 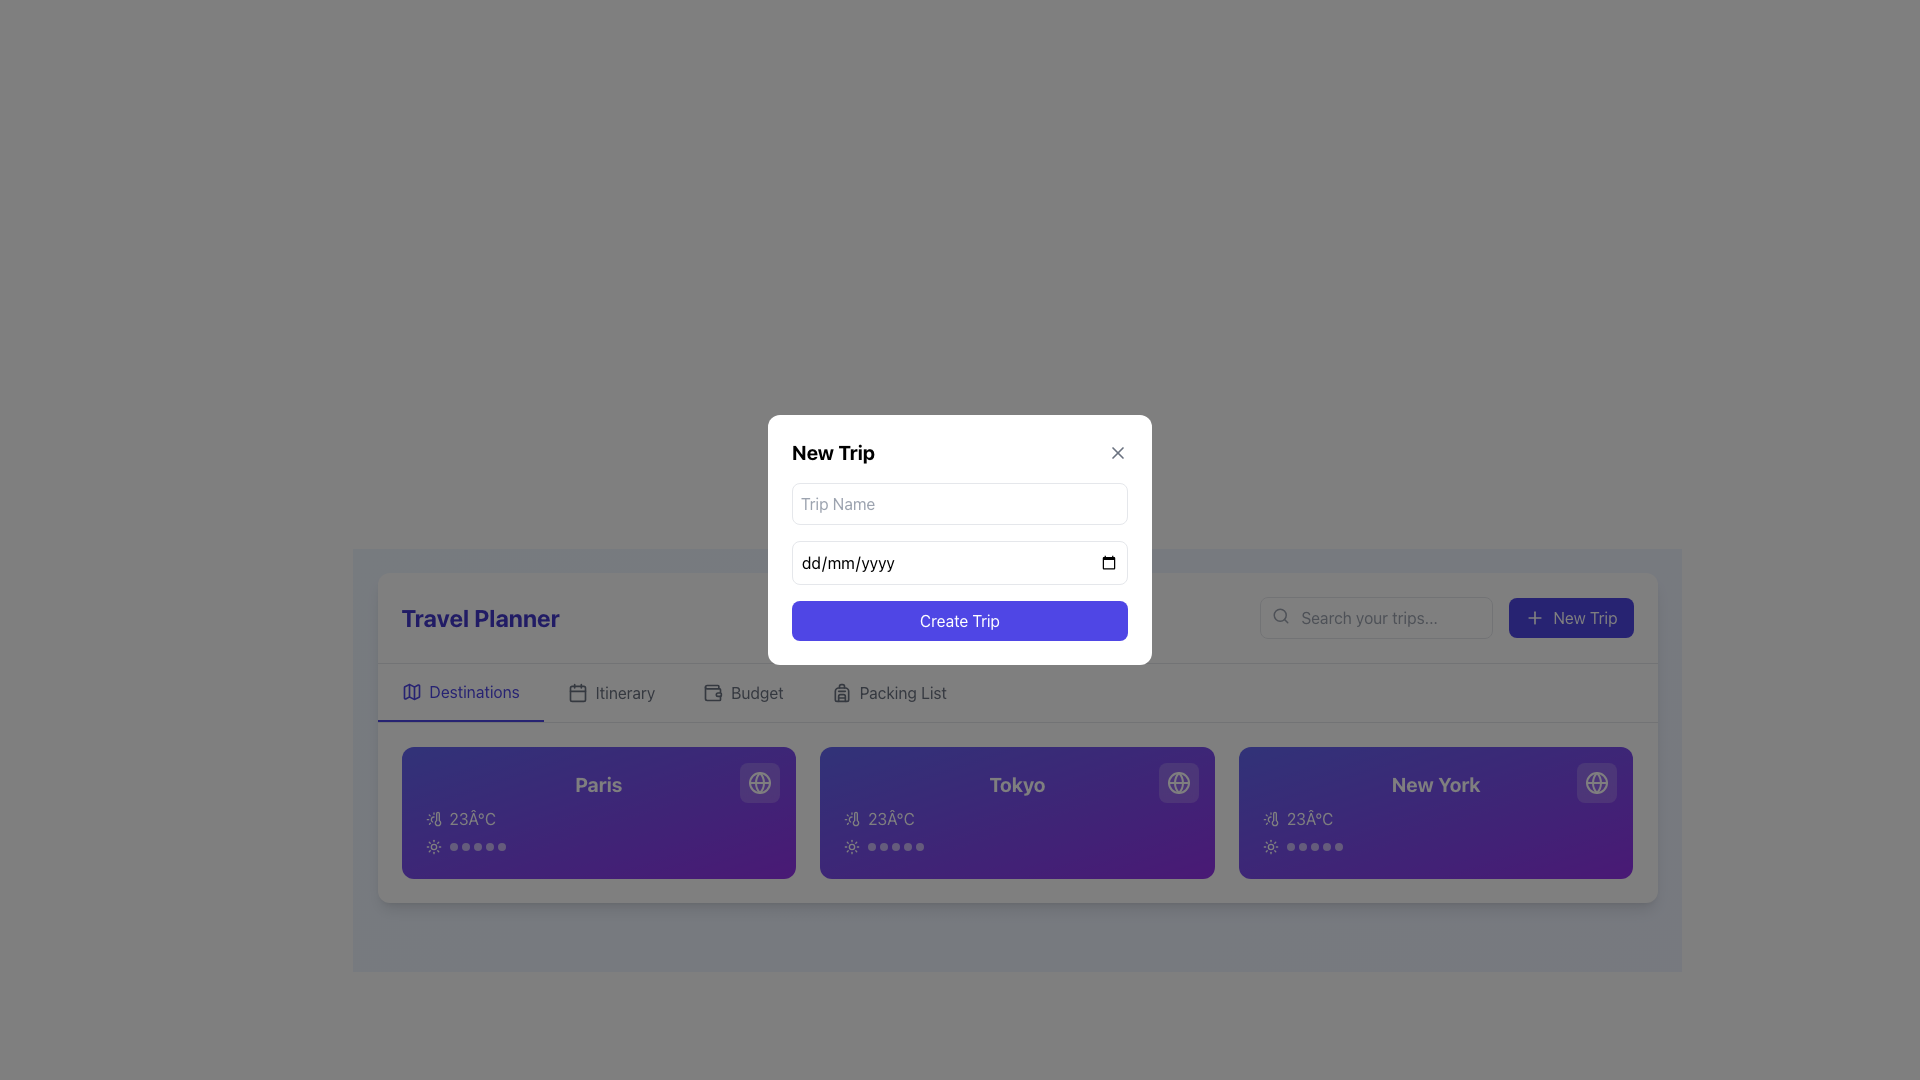 What do you see at coordinates (1570, 616) in the screenshot?
I see `the button that initiates the creation of a new trip` at bounding box center [1570, 616].